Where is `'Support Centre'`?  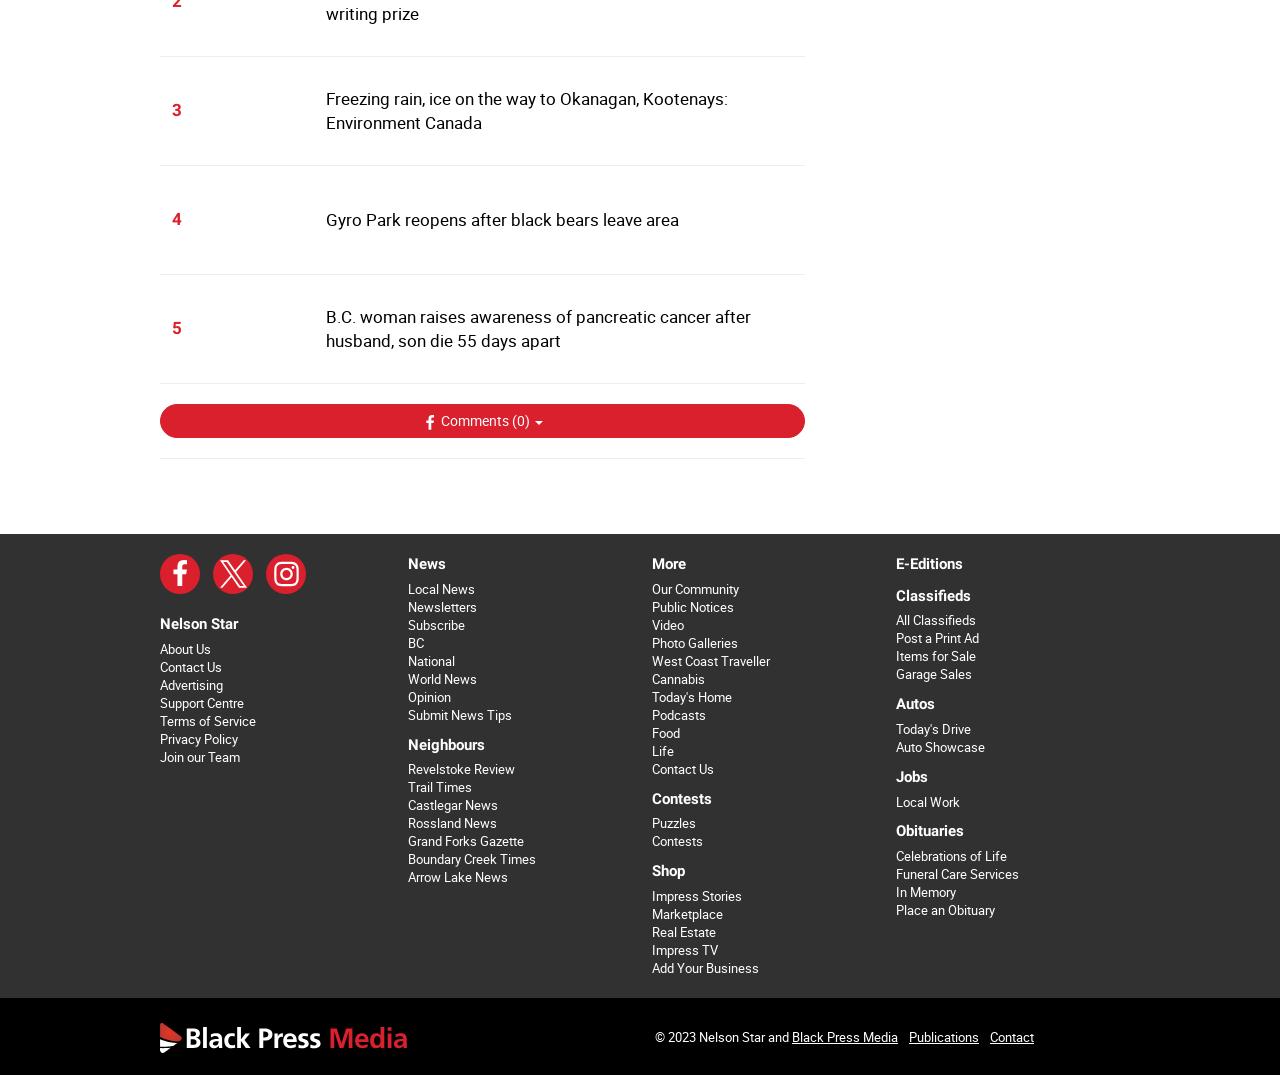
'Support Centre' is located at coordinates (201, 701).